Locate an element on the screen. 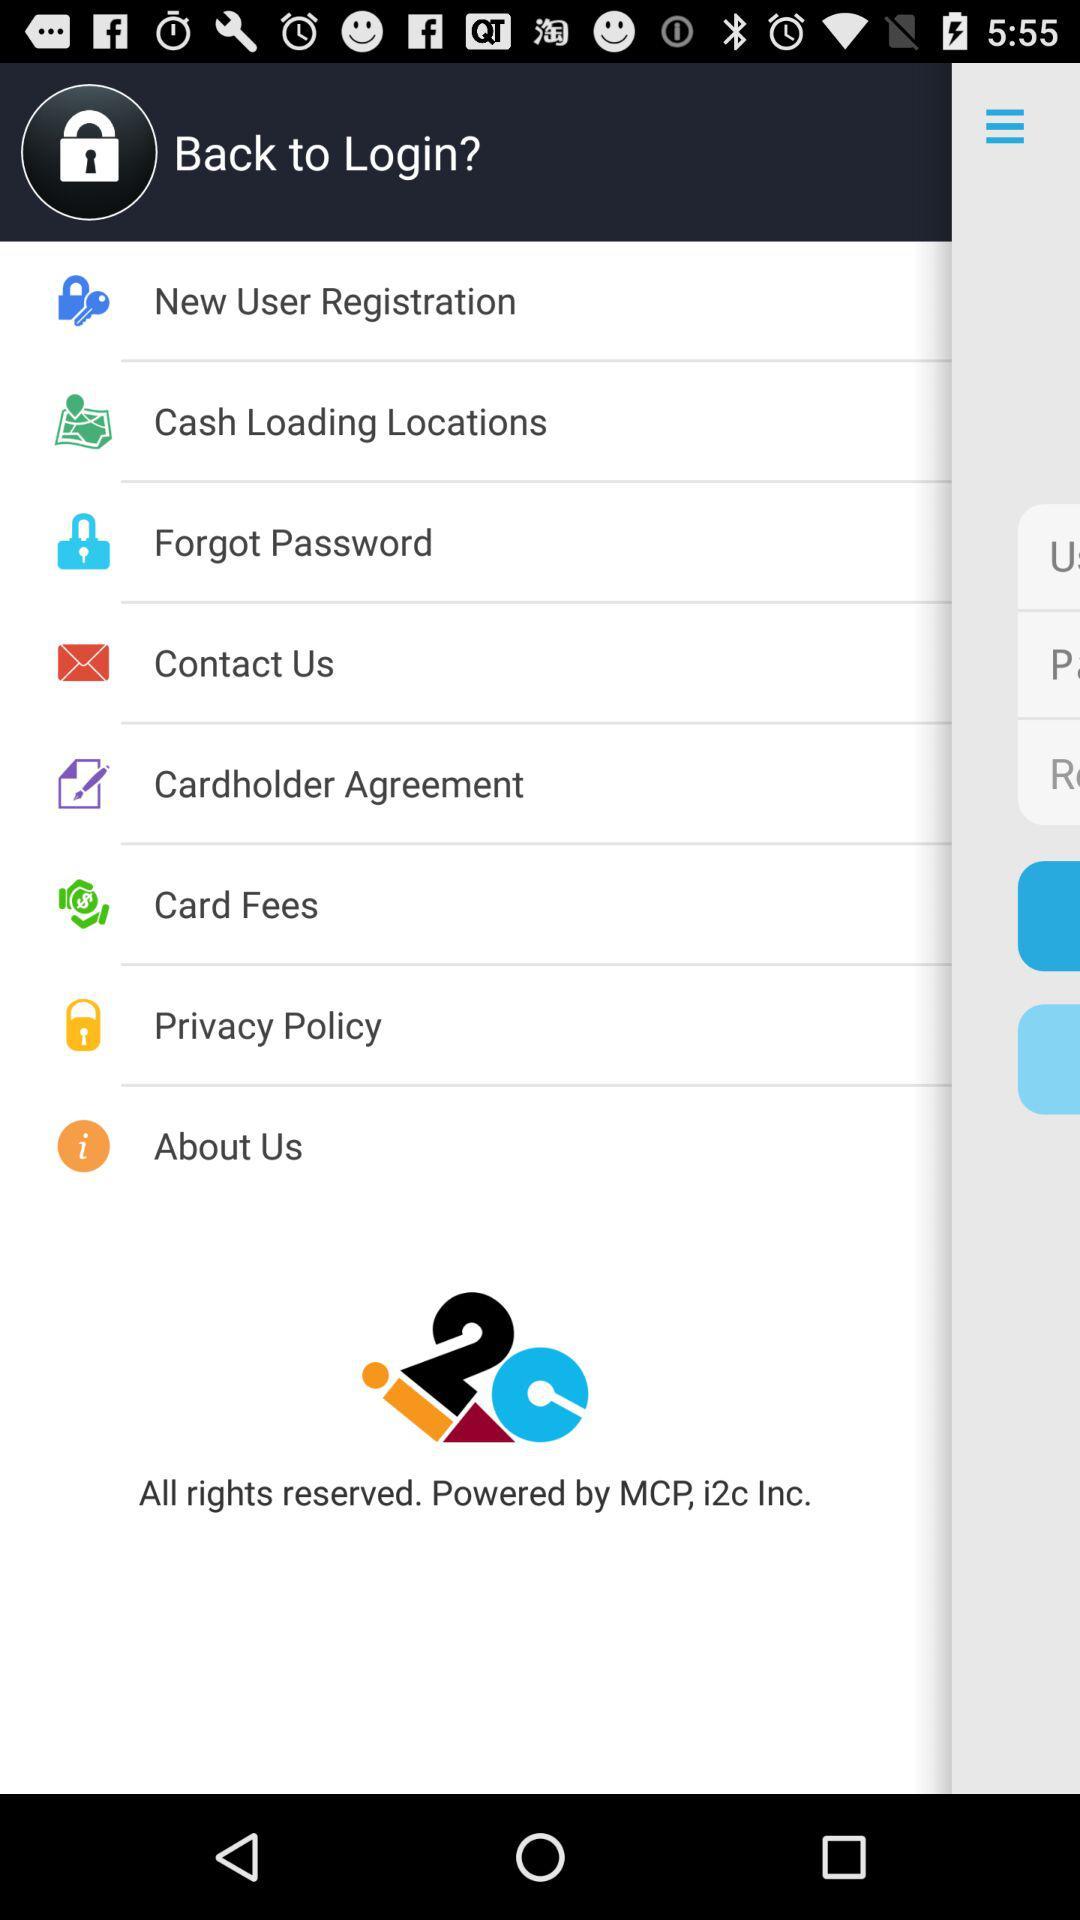 The width and height of the screenshot is (1080, 1920). the item next to the back to login? app is located at coordinates (88, 151).